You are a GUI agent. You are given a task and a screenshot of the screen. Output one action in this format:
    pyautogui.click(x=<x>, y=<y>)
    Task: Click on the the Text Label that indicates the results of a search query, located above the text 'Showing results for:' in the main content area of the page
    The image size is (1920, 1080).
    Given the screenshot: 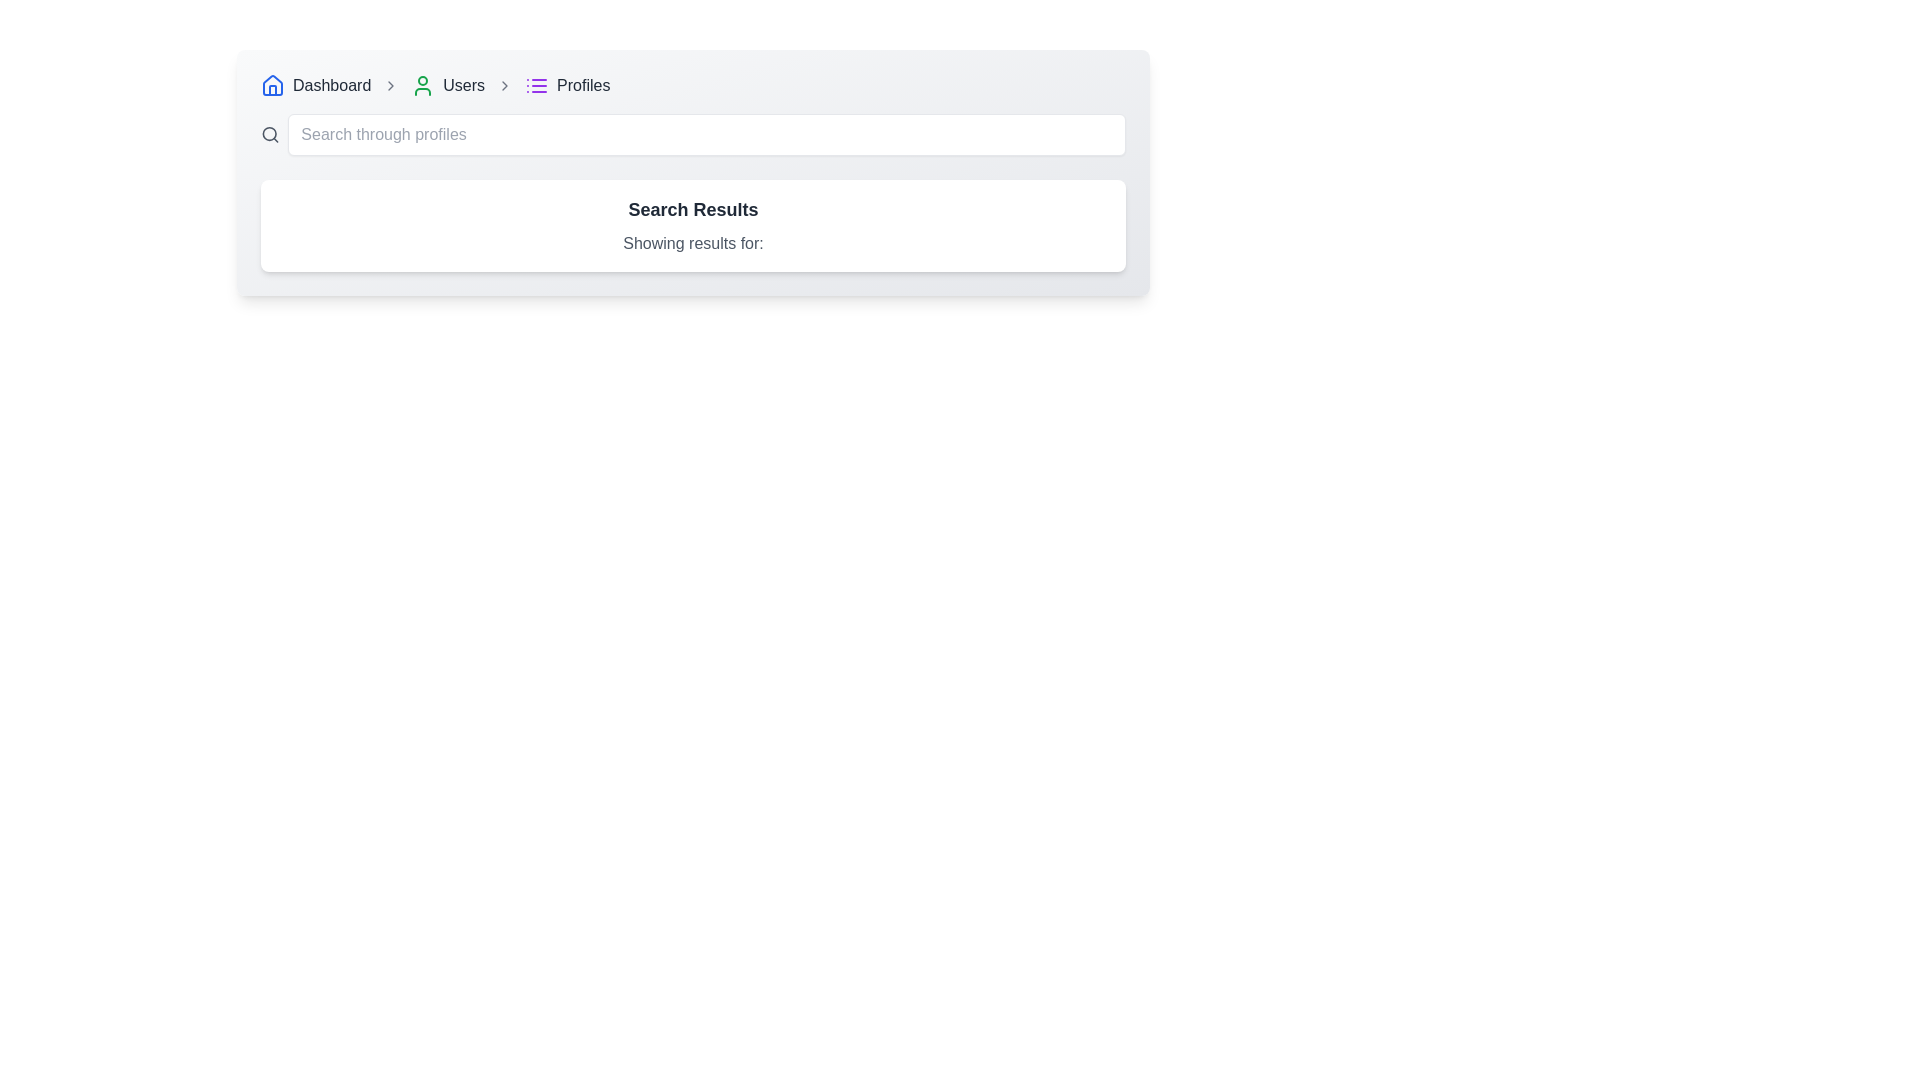 What is the action you would take?
    pyautogui.click(x=693, y=209)
    